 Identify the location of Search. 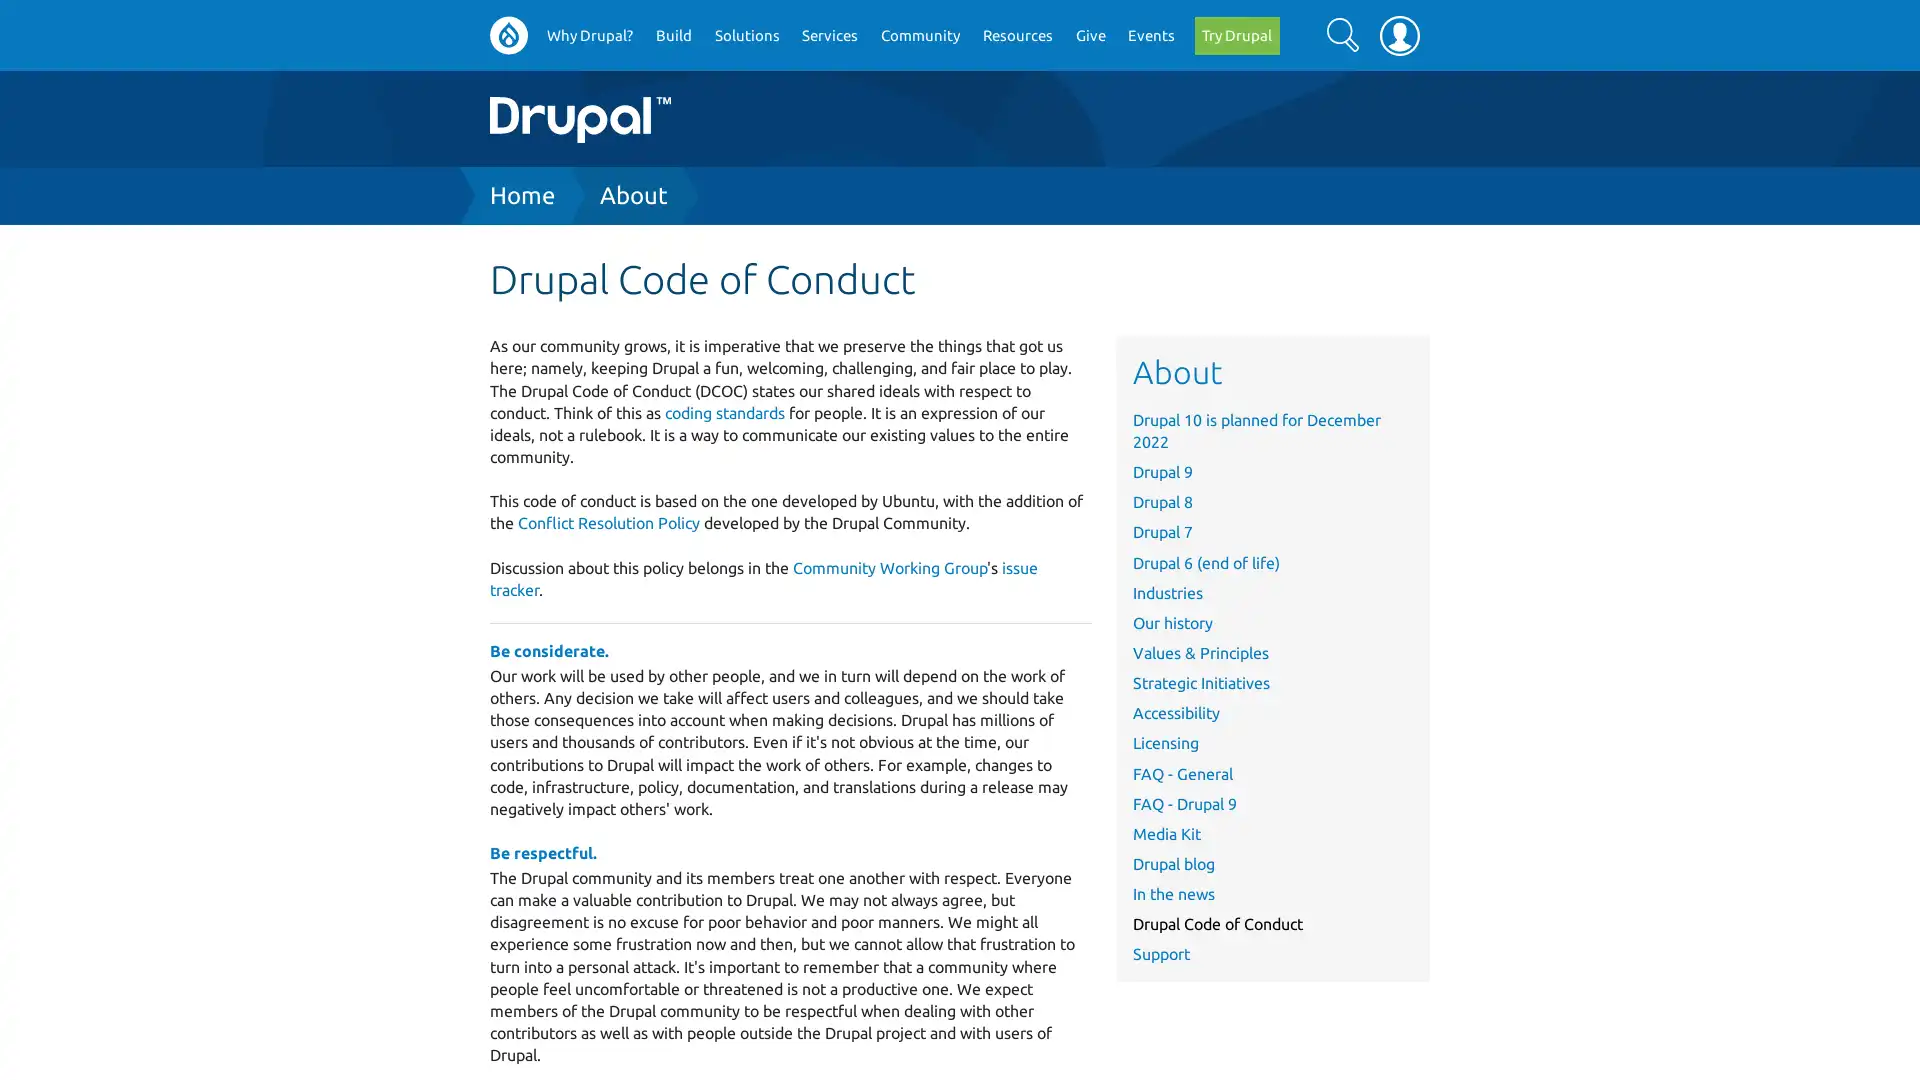
(1342, 34).